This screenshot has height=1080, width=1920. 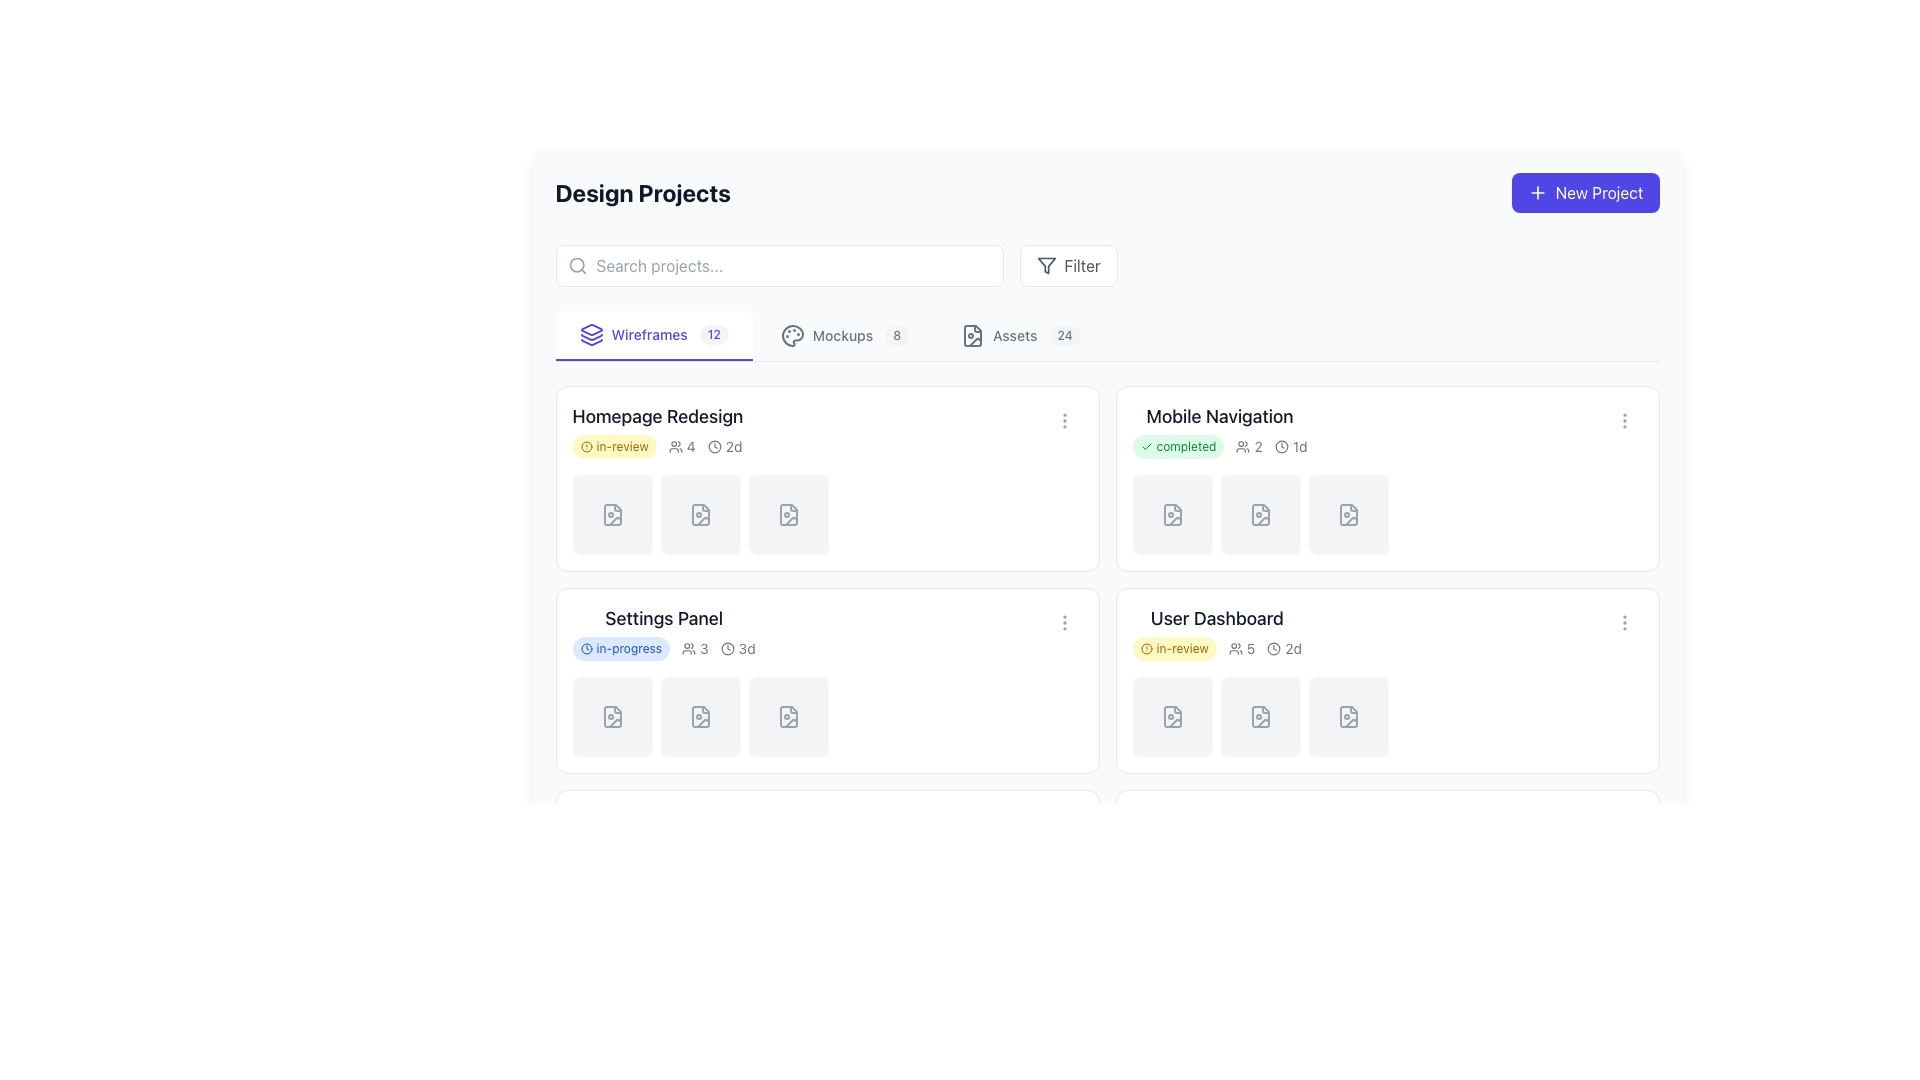 I want to click on the Status Badge with a yellow background and 'in-review' text located in the bottom right quadrant of the User Dashboard card, so click(x=1174, y=648).